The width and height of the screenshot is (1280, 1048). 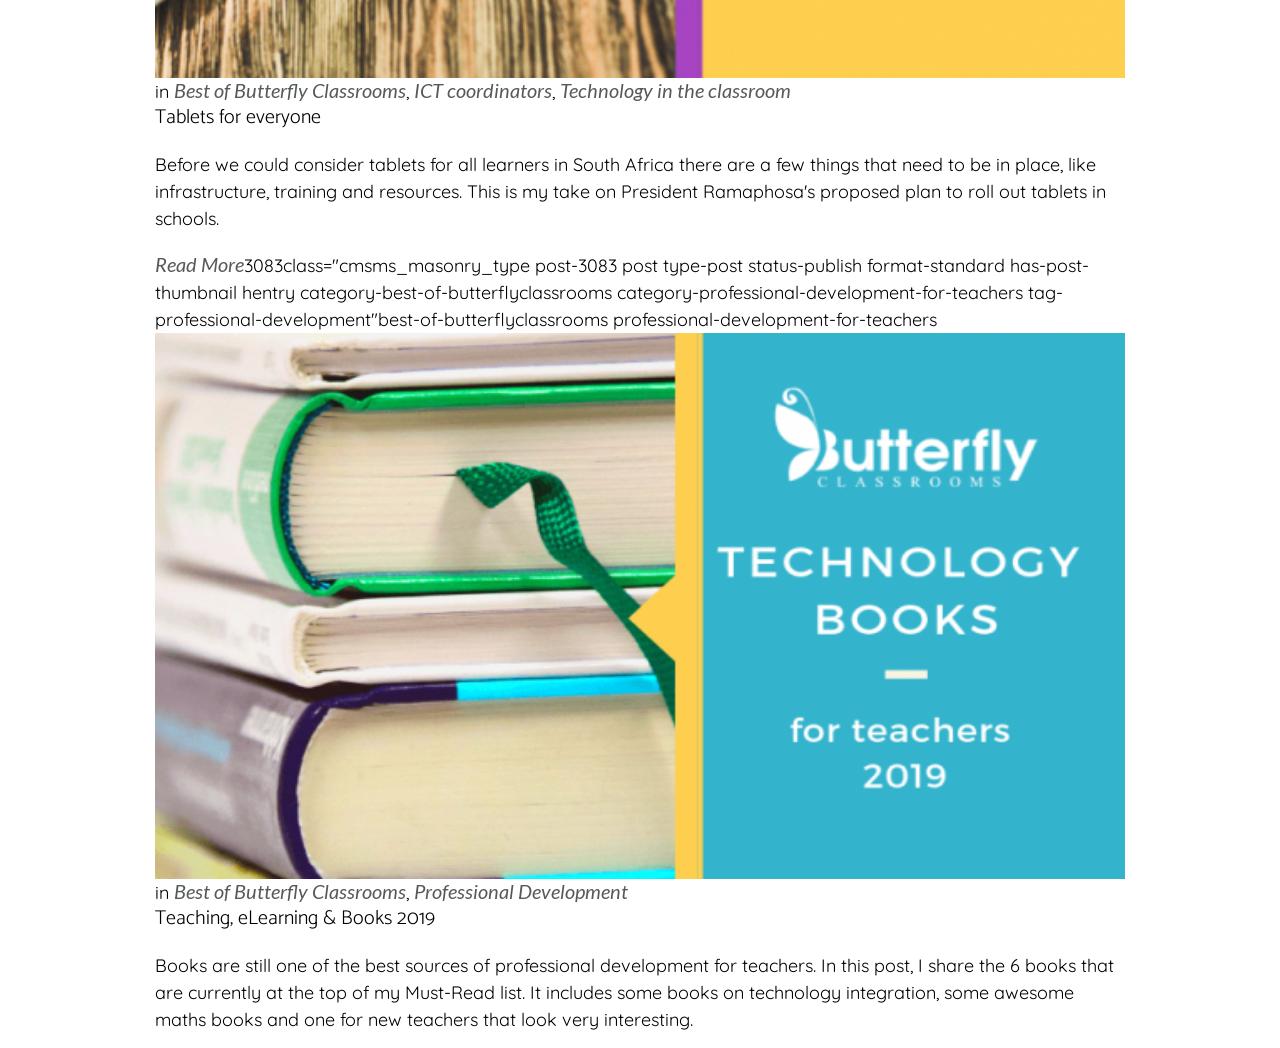 I want to click on 'Professional Development', so click(x=520, y=888).